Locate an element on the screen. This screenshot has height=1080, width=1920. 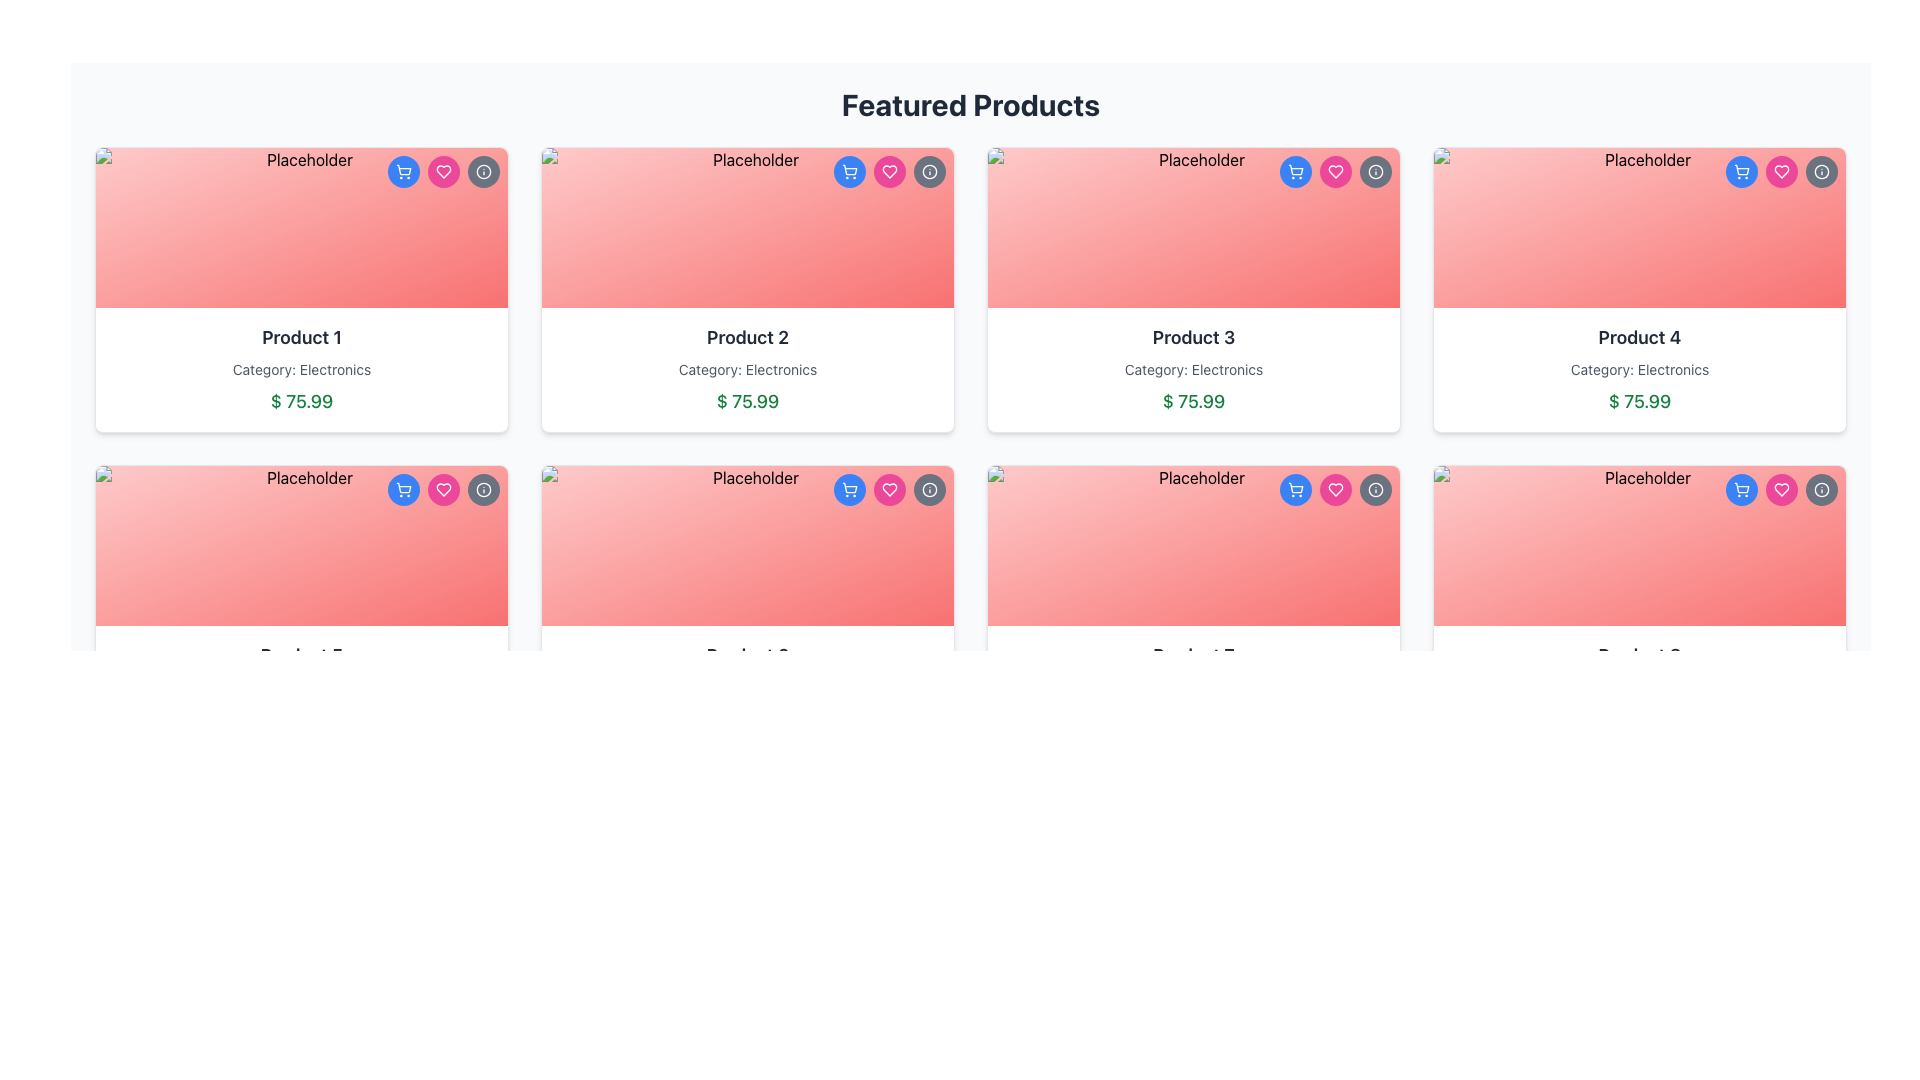
the middle circular button at the top-right corner of the 'Product 6' card to favorite the product is located at coordinates (888, 489).